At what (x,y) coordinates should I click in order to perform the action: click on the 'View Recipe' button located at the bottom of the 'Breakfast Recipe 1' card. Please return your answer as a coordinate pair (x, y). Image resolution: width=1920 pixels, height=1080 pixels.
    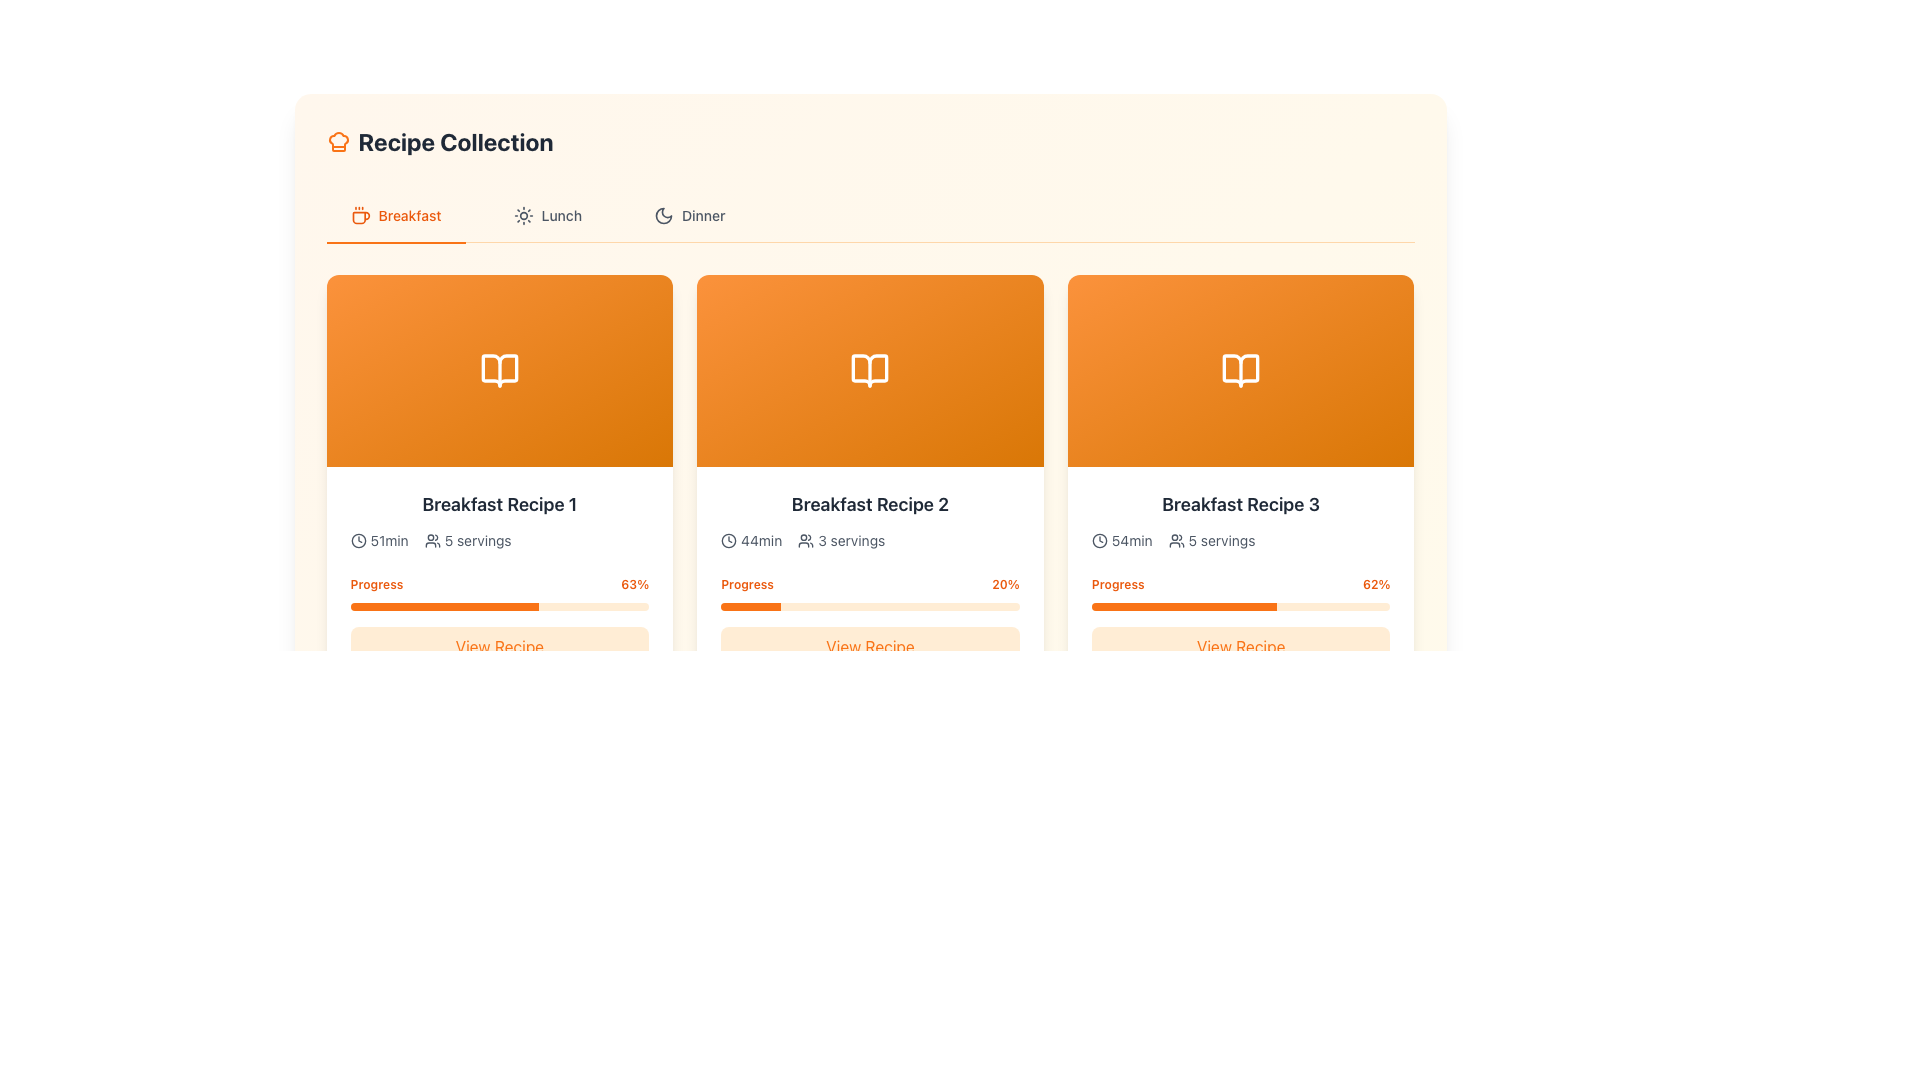
    Looking at the image, I should click on (499, 647).